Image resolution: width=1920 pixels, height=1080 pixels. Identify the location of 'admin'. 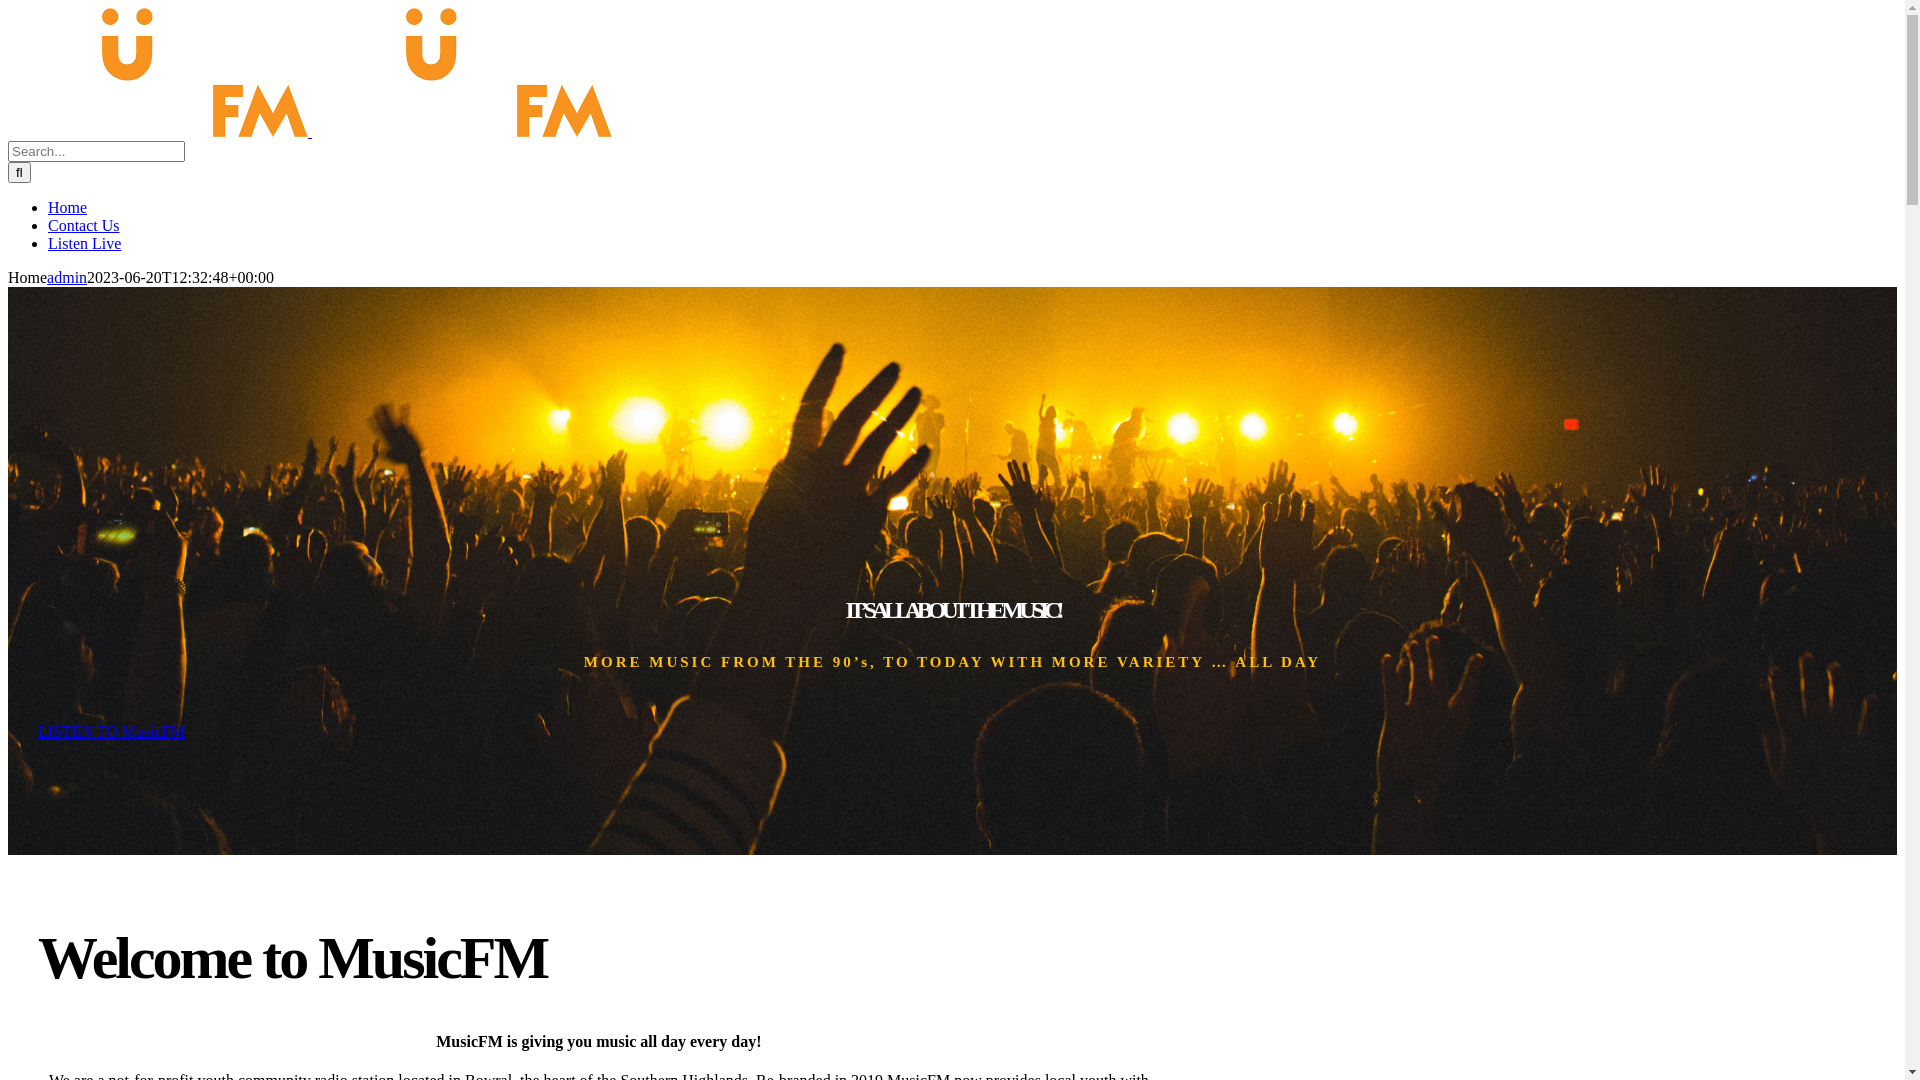
(67, 277).